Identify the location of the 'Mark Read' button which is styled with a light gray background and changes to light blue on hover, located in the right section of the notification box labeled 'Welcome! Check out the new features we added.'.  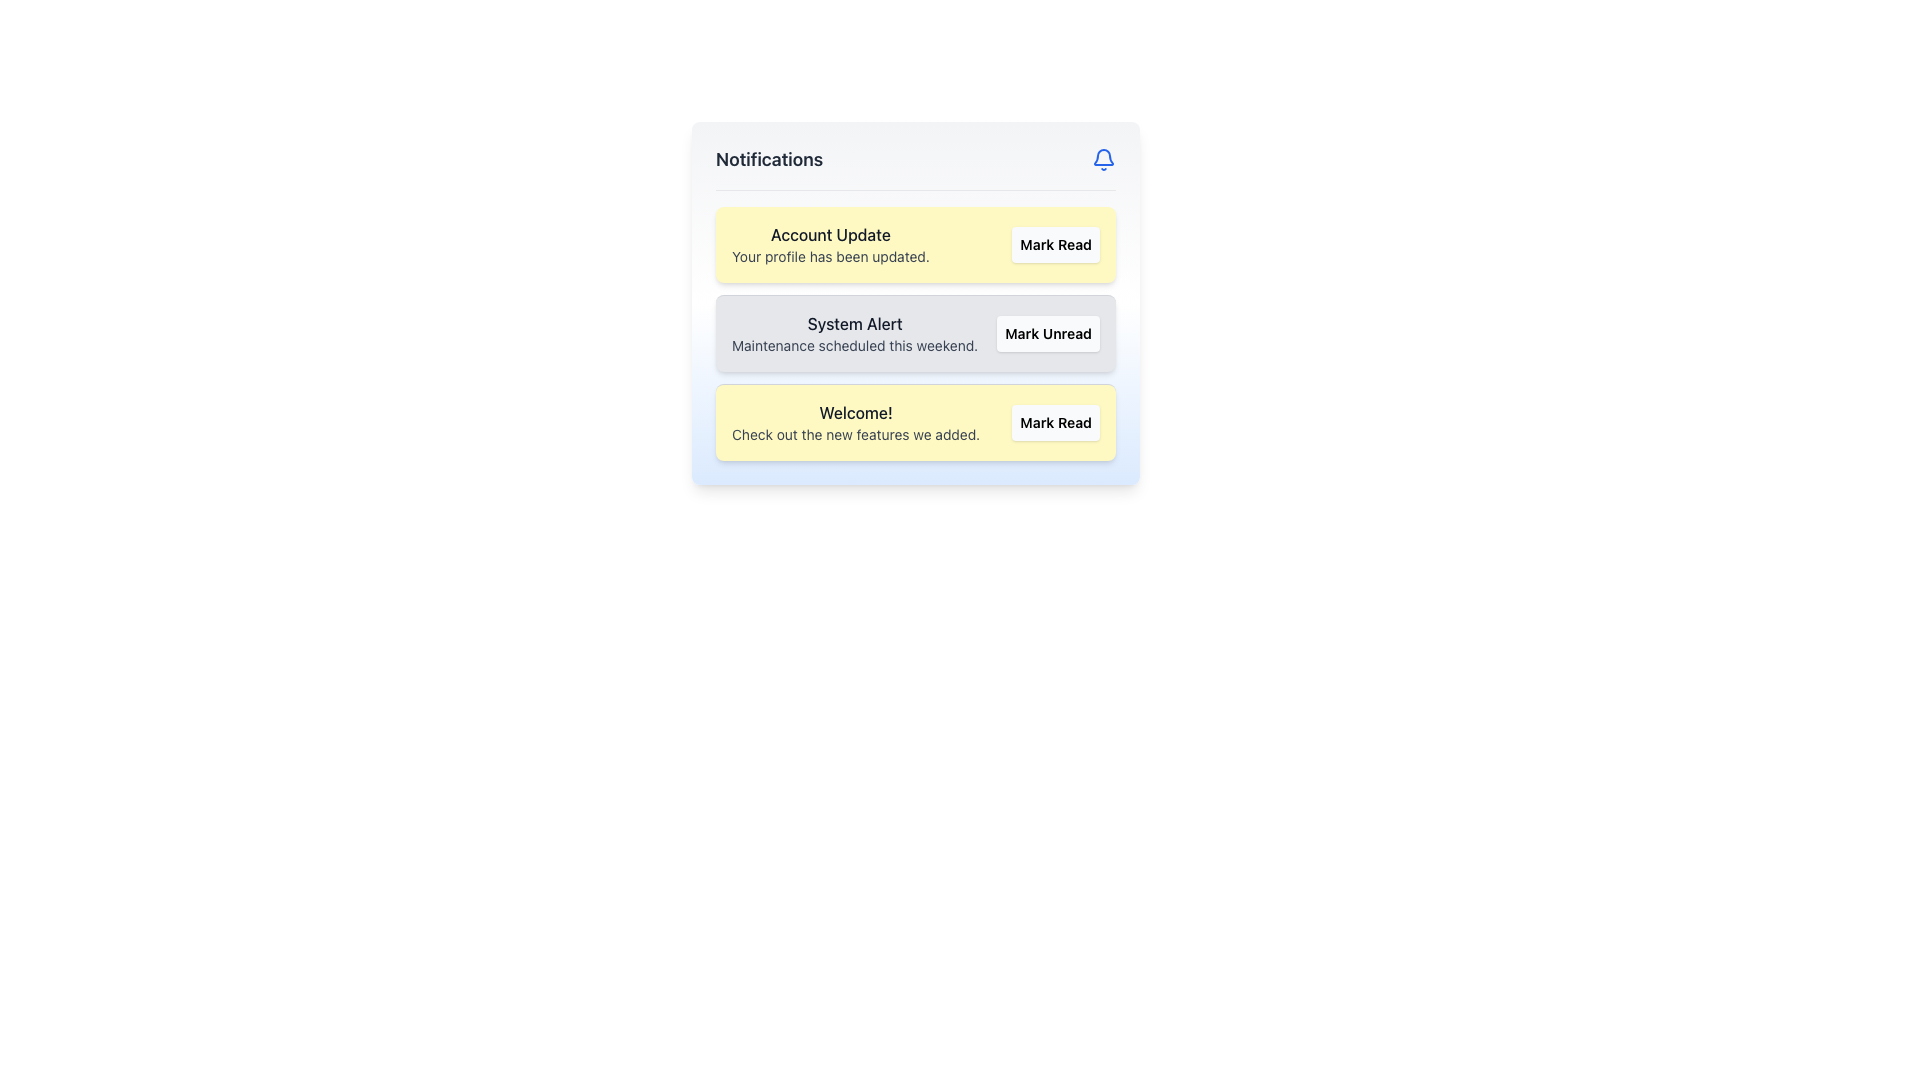
(1055, 422).